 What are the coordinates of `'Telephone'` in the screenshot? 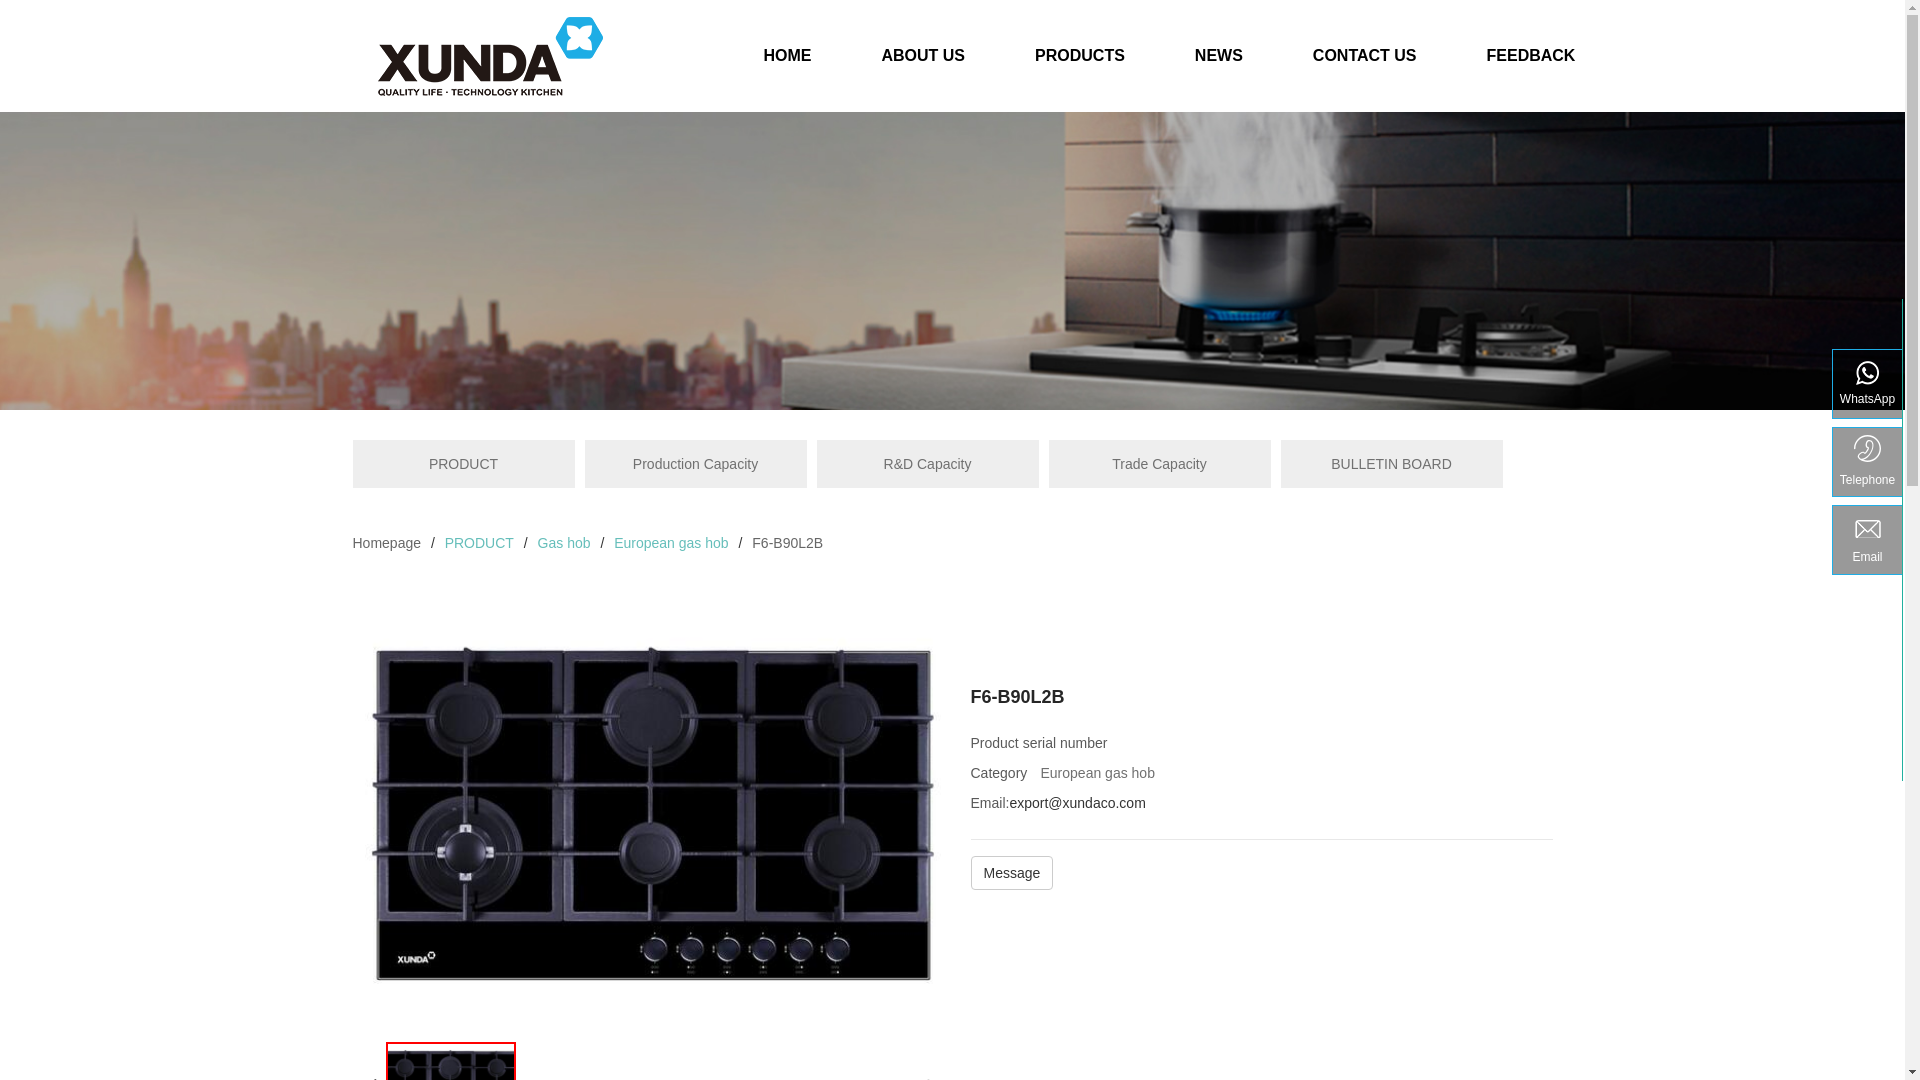 It's located at (1866, 462).